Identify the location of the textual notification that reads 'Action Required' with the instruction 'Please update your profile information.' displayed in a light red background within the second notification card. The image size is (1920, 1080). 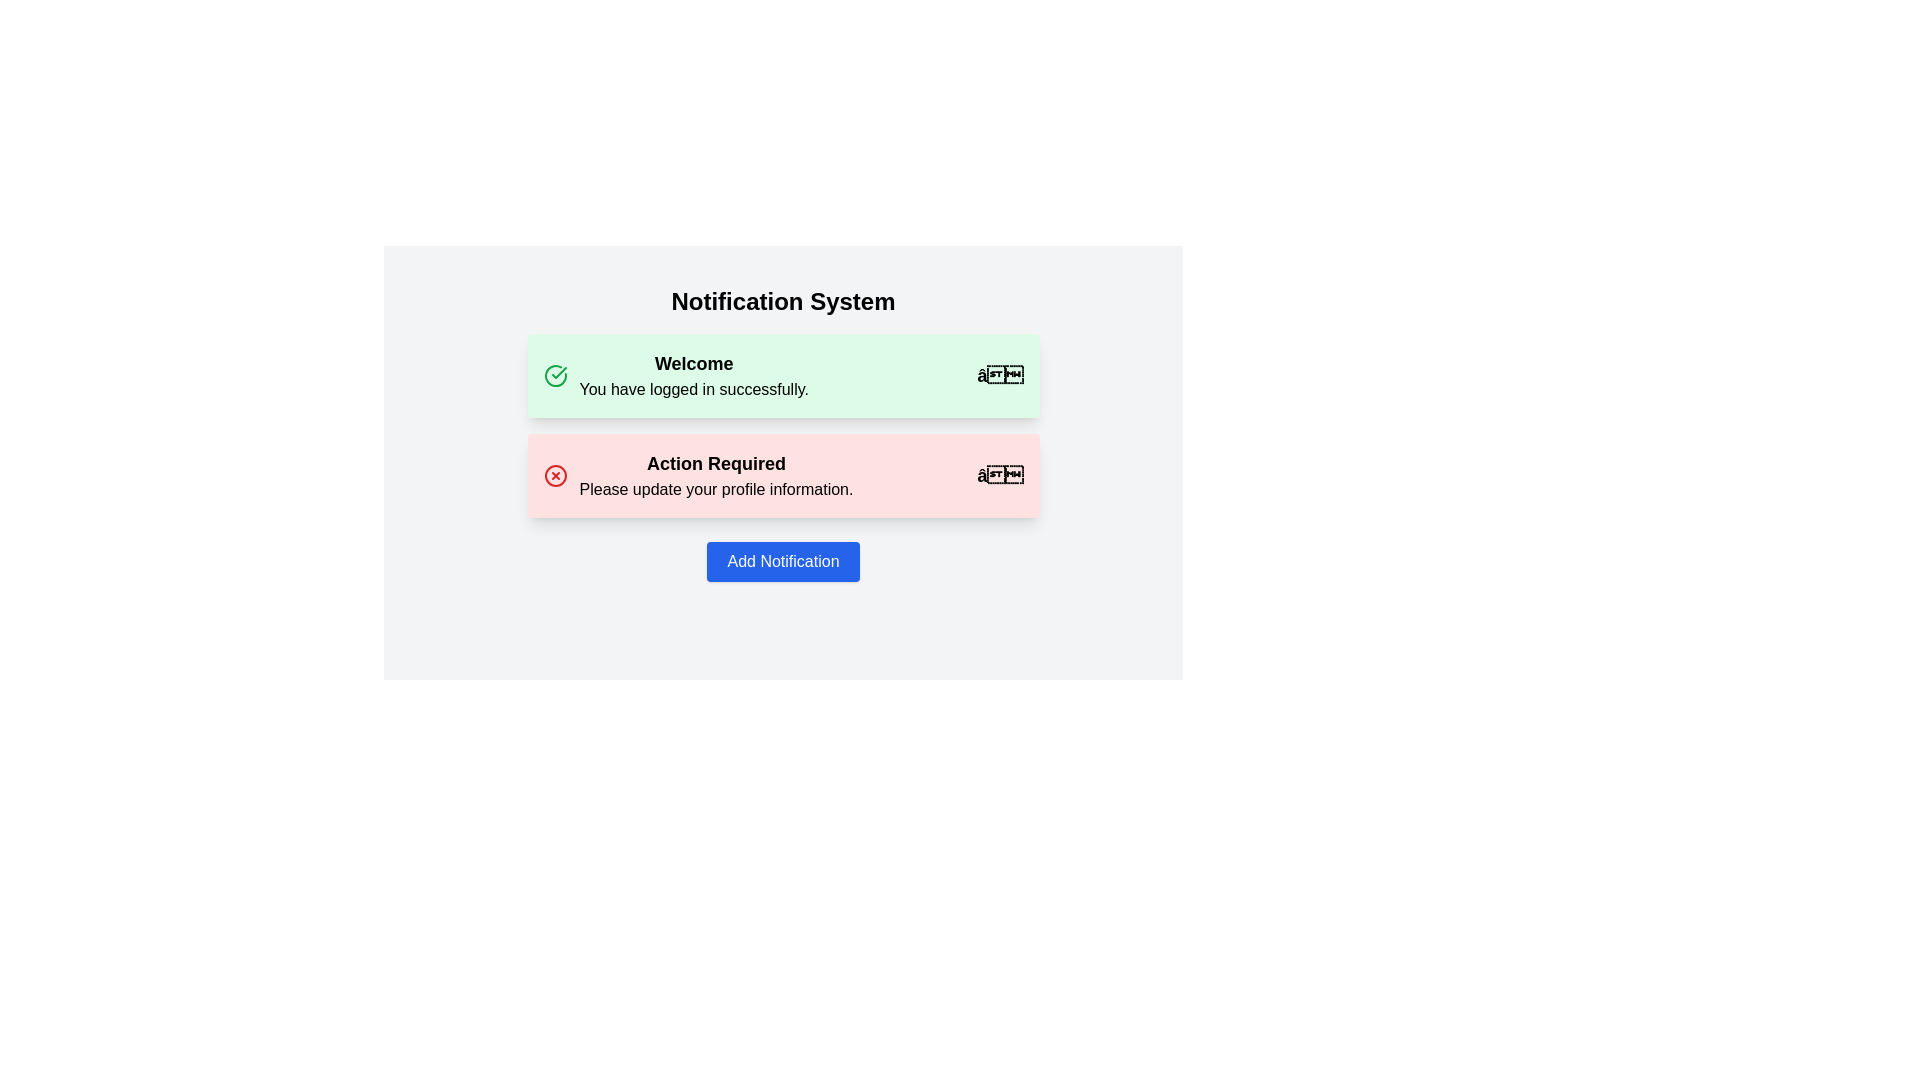
(716, 475).